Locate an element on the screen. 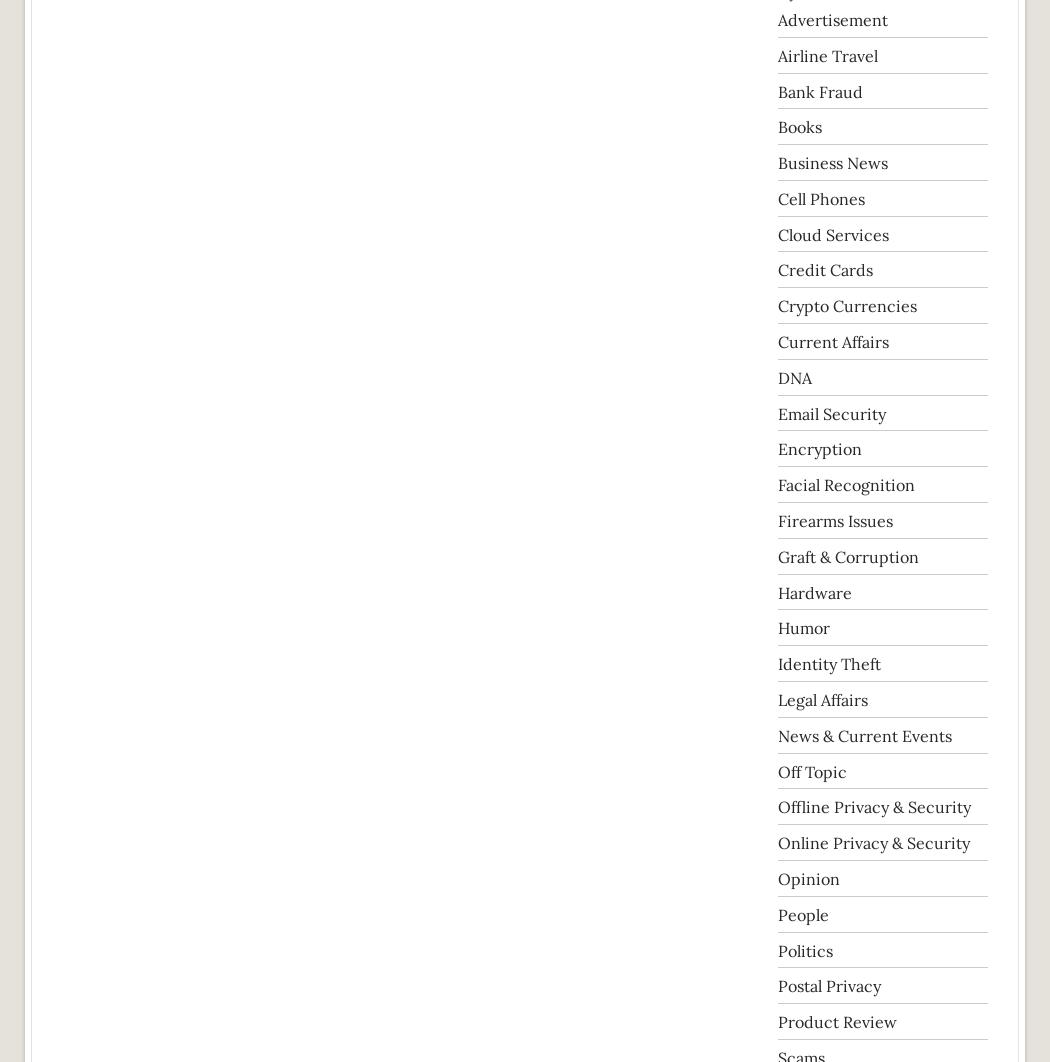 The height and width of the screenshot is (1062, 1050). 'DNA' is located at coordinates (793, 376).